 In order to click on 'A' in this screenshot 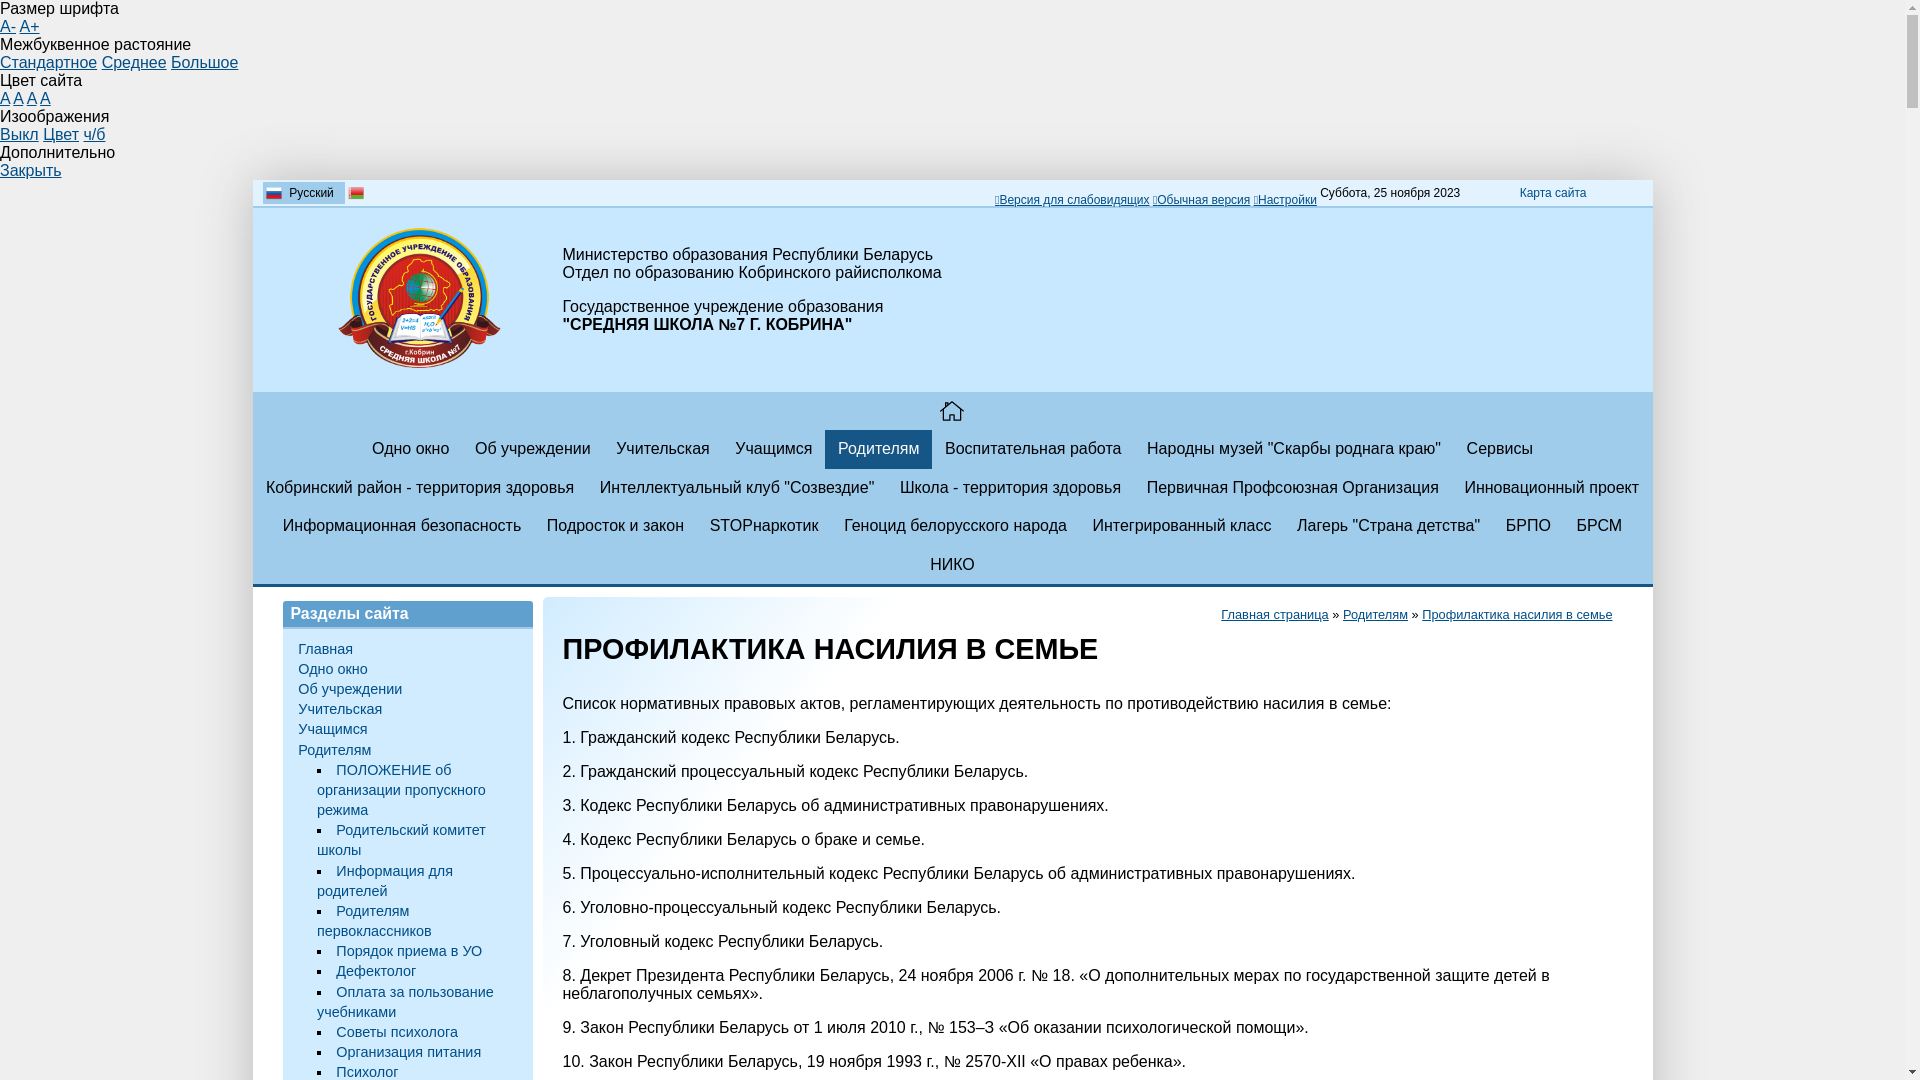, I will do `click(45, 98)`.